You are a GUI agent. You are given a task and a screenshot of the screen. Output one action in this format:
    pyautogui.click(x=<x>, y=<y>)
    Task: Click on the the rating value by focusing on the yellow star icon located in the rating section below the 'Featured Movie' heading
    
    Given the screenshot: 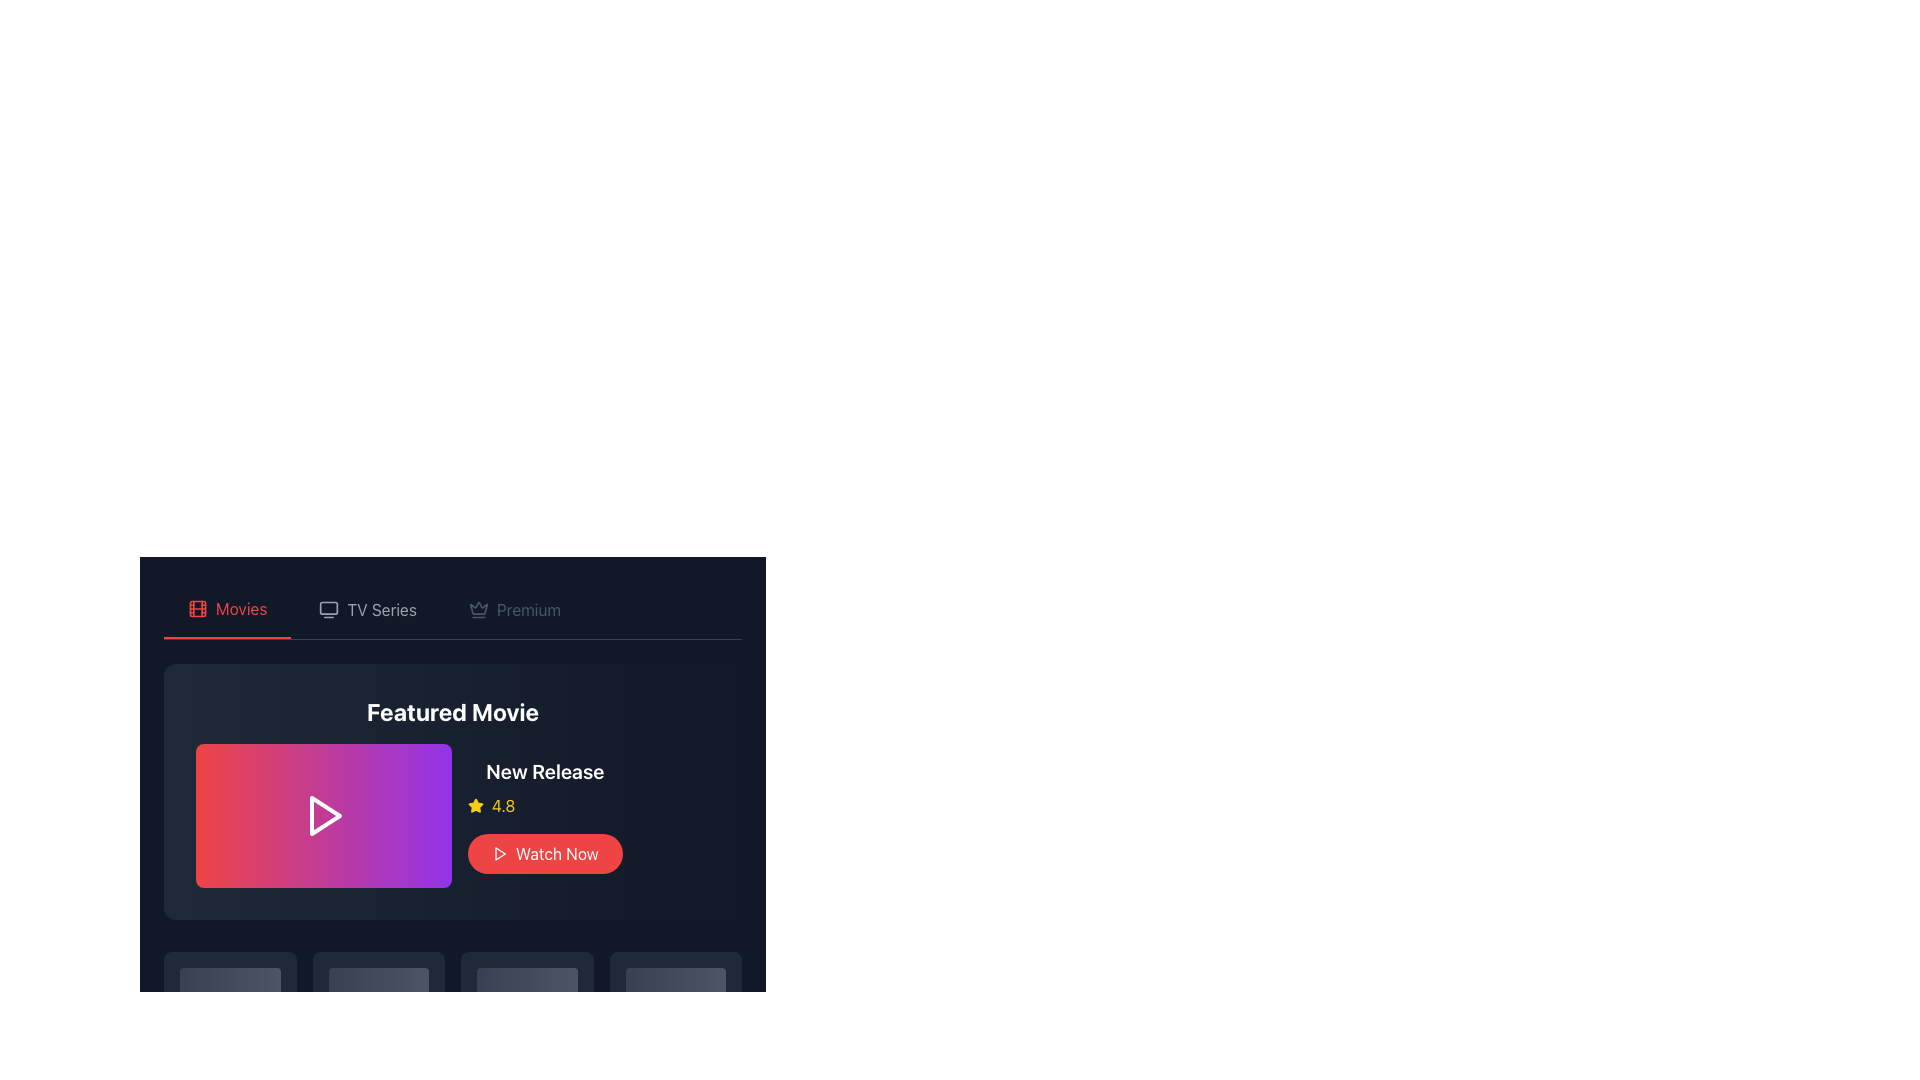 What is the action you would take?
    pyautogui.click(x=474, y=804)
    